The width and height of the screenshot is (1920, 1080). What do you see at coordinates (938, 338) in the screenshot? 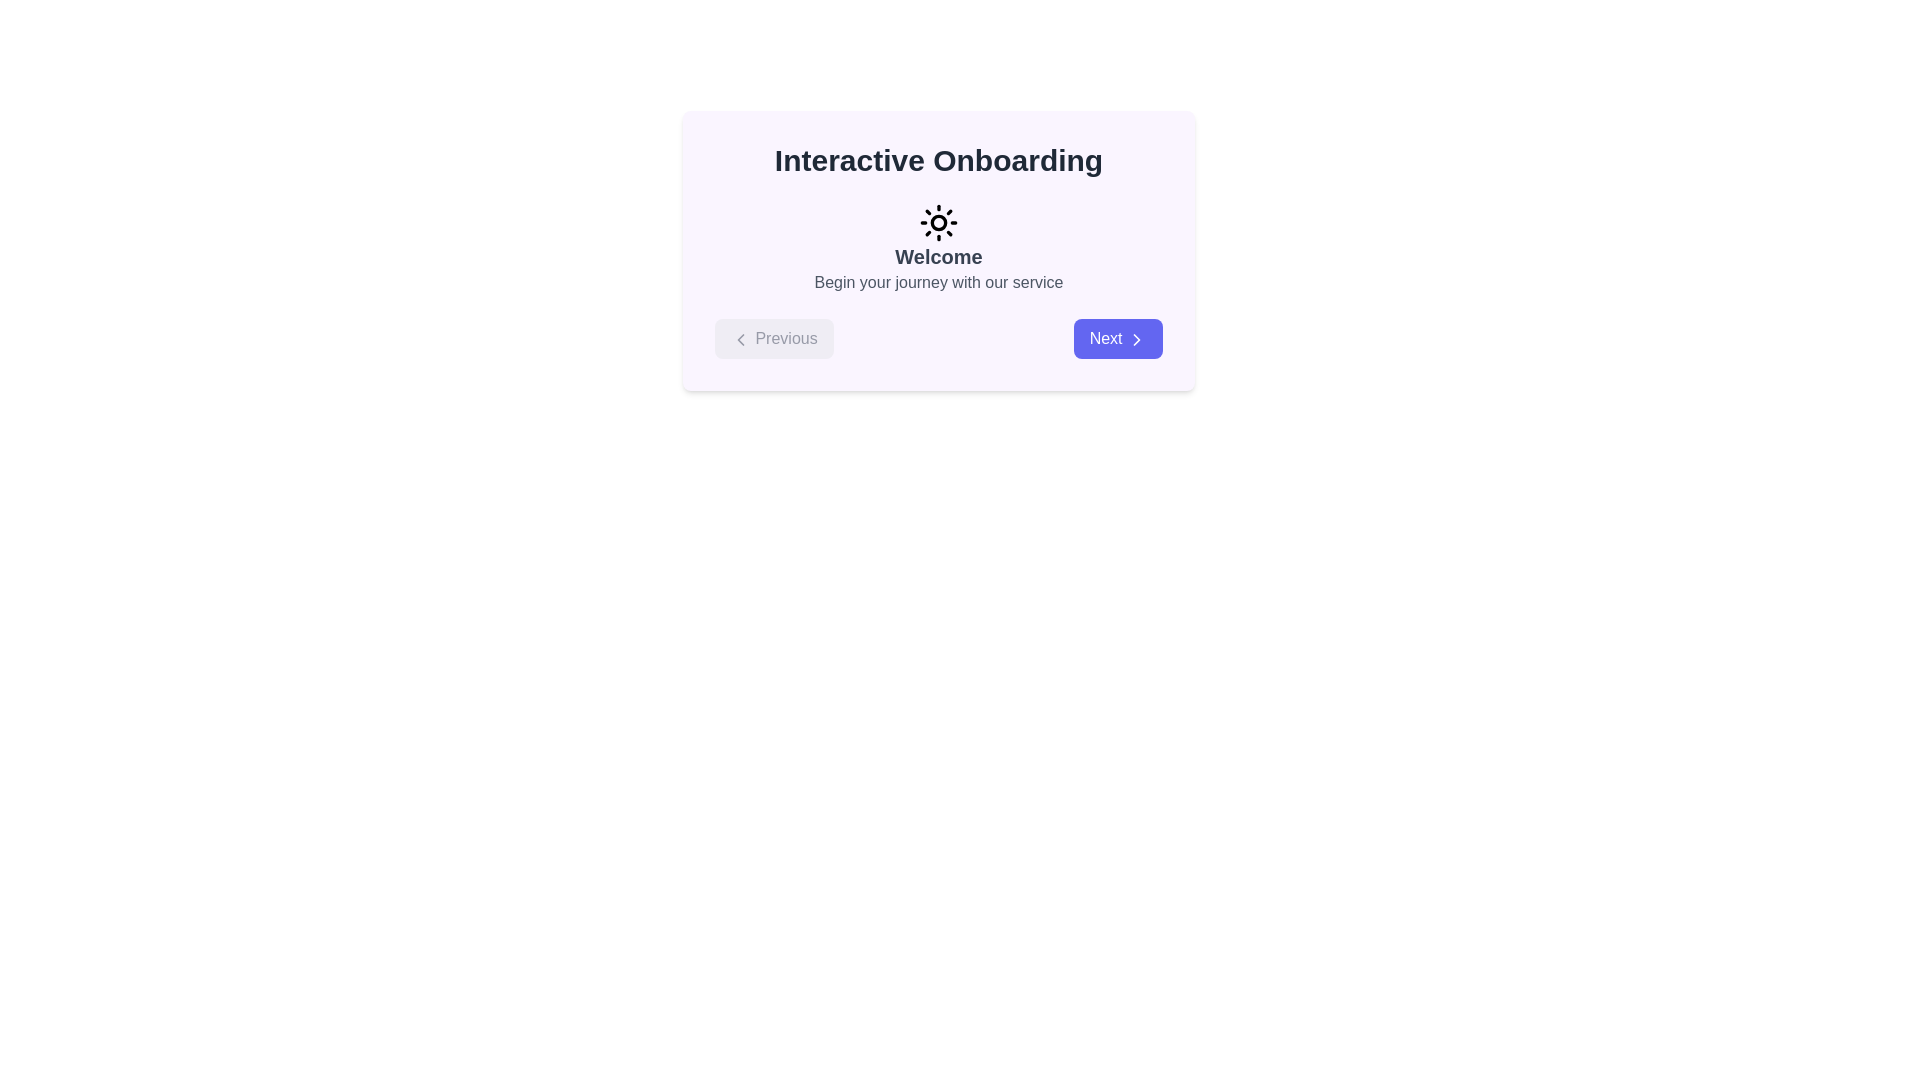
I see `the Navigation controls with distinct Left and Right buttons to trigger hover effects` at bounding box center [938, 338].